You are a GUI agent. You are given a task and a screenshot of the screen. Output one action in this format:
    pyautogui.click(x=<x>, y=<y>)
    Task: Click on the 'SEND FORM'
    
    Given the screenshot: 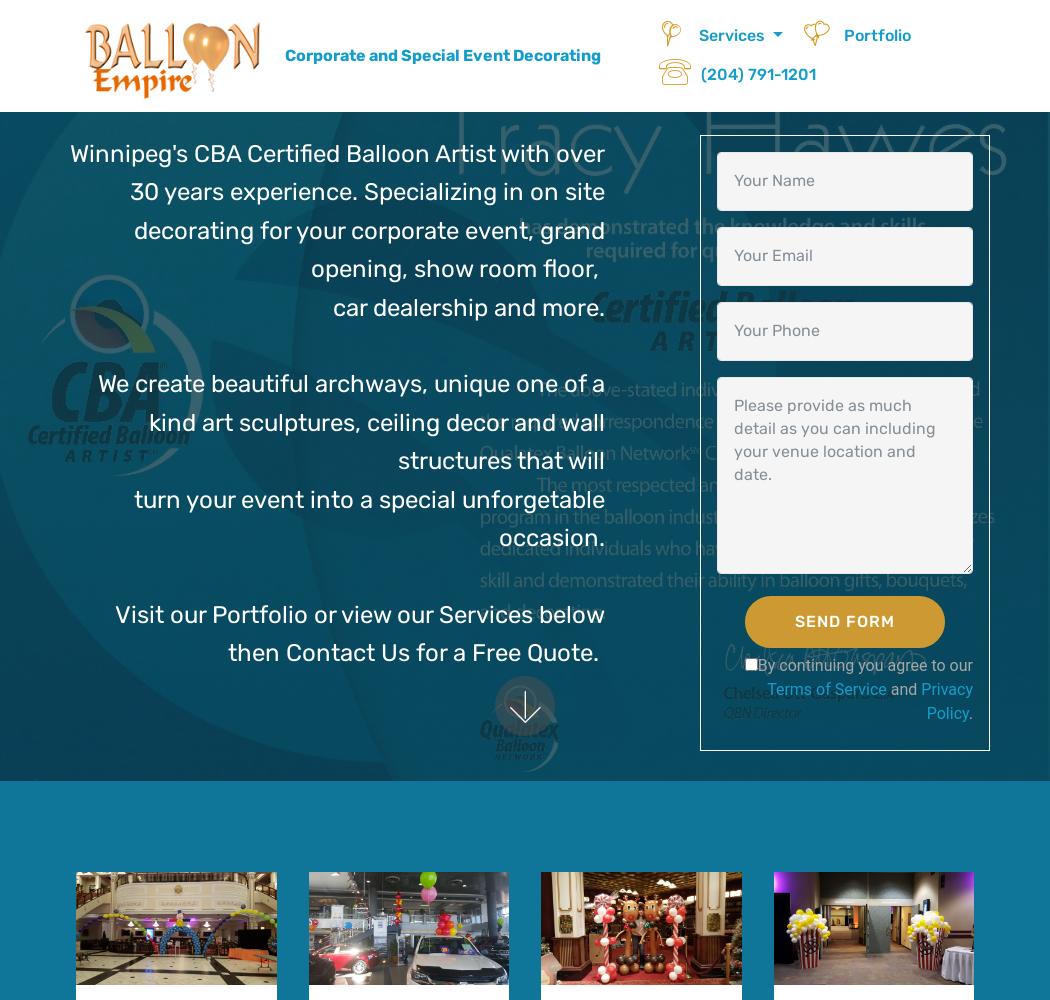 What is the action you would take?
    pyautogui.click(x=843, y=620)
    